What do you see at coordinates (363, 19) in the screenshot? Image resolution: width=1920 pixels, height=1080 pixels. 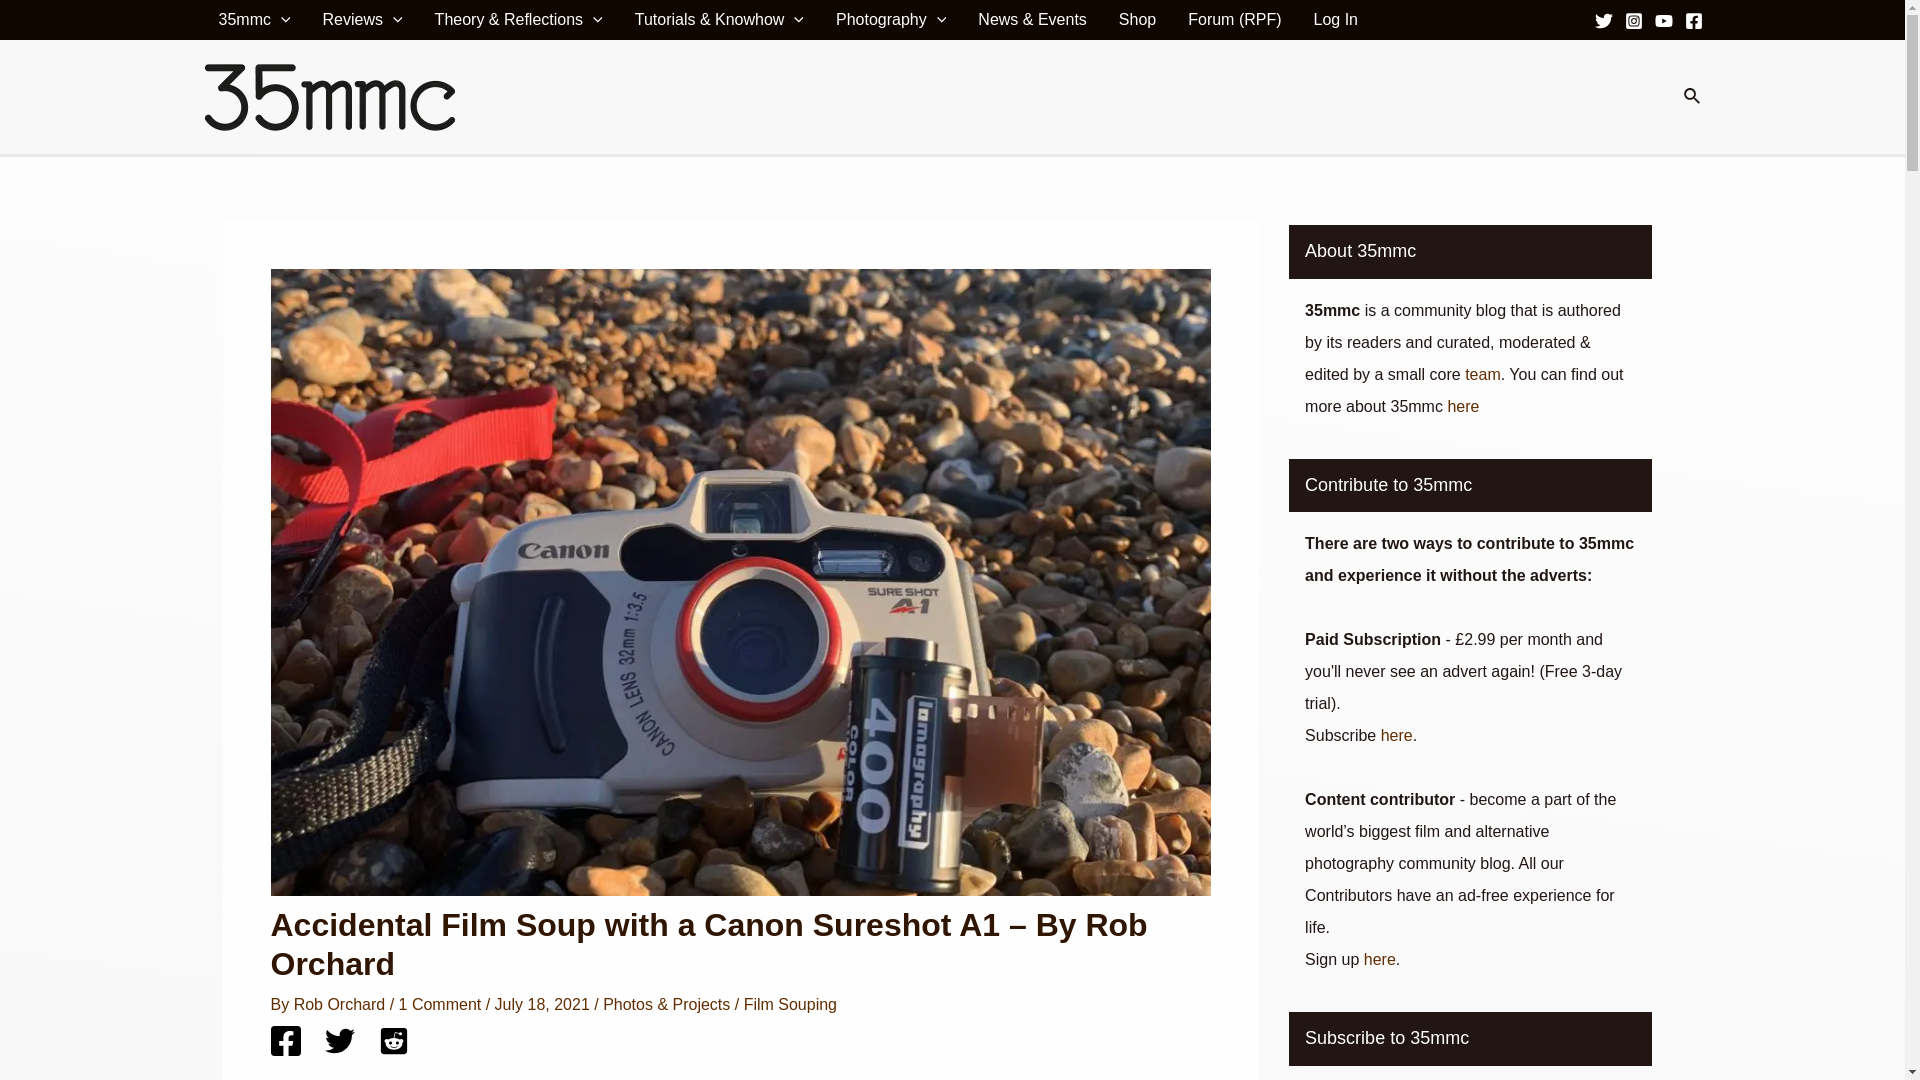 I see `'Reviews'` at bounding box center [363, 19].